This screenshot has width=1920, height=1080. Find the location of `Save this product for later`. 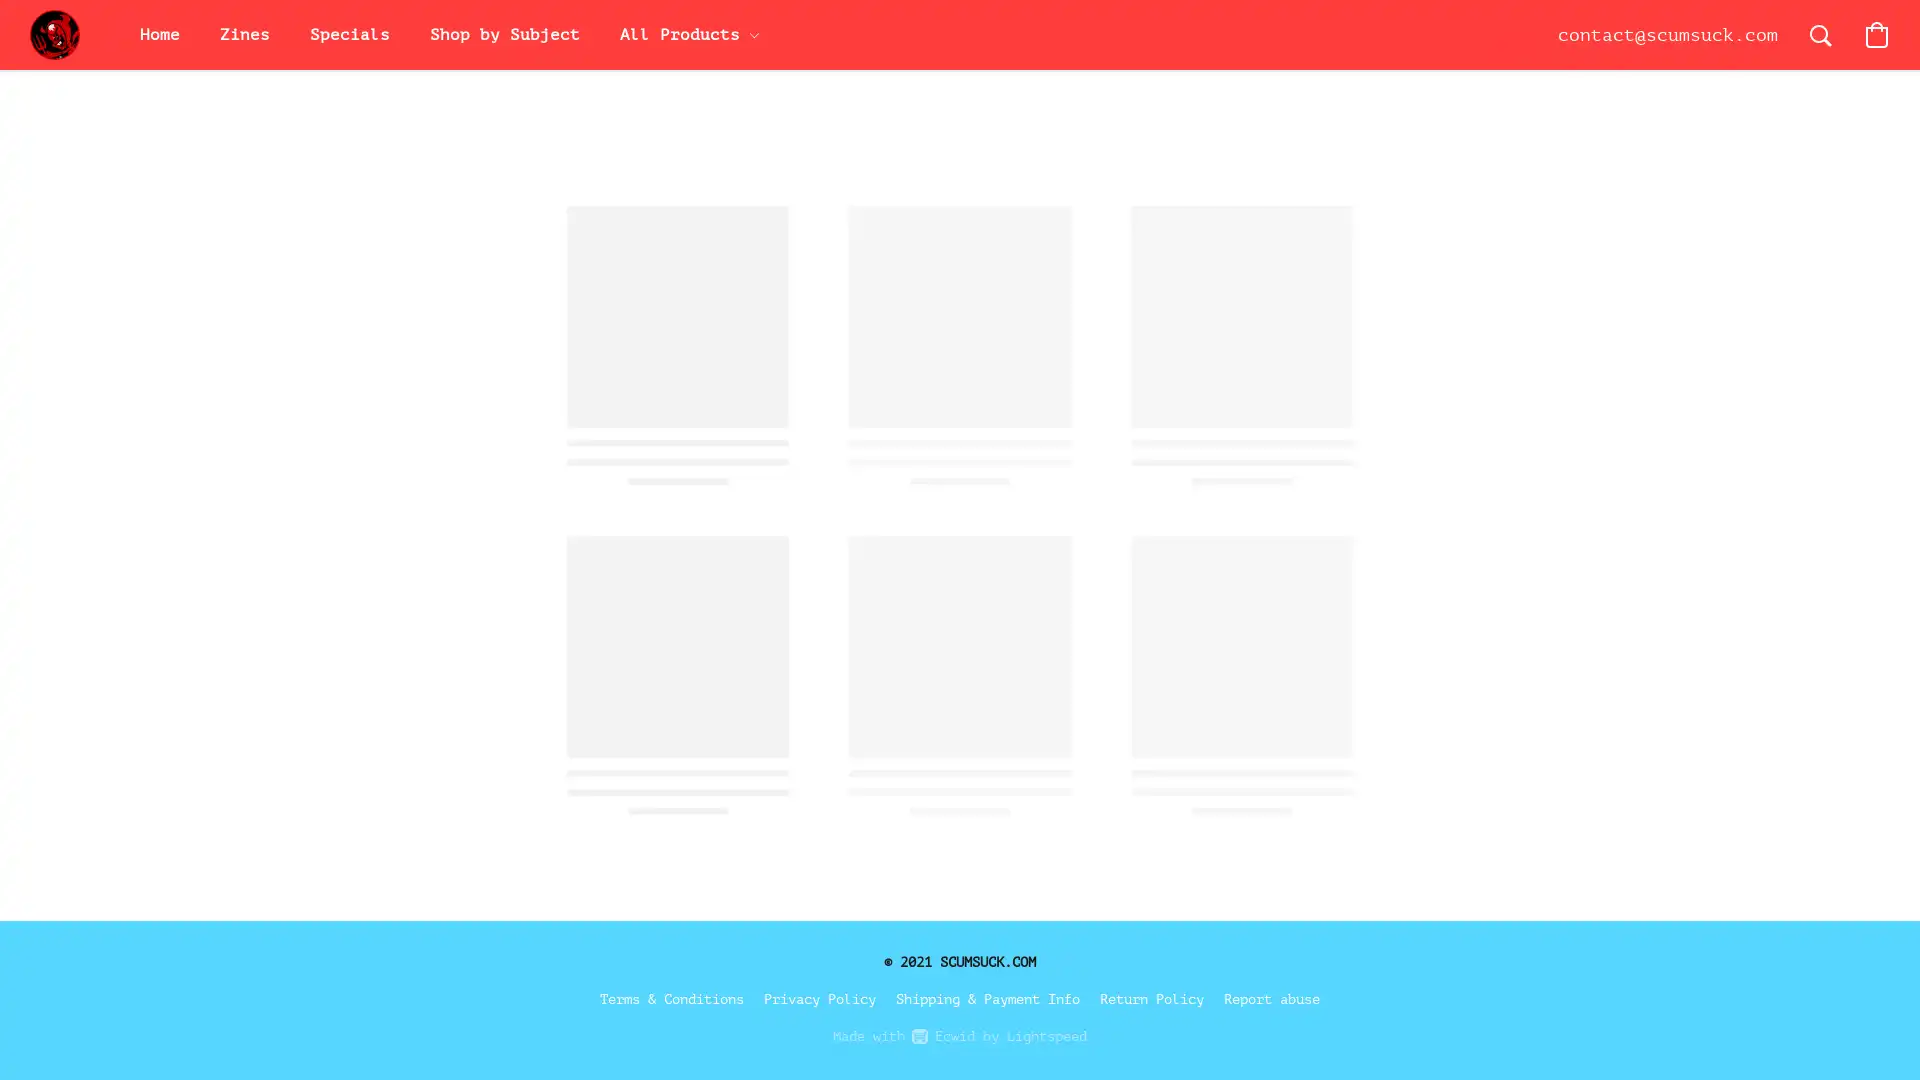

Save this product for later is located at coordinates (1240, 619).